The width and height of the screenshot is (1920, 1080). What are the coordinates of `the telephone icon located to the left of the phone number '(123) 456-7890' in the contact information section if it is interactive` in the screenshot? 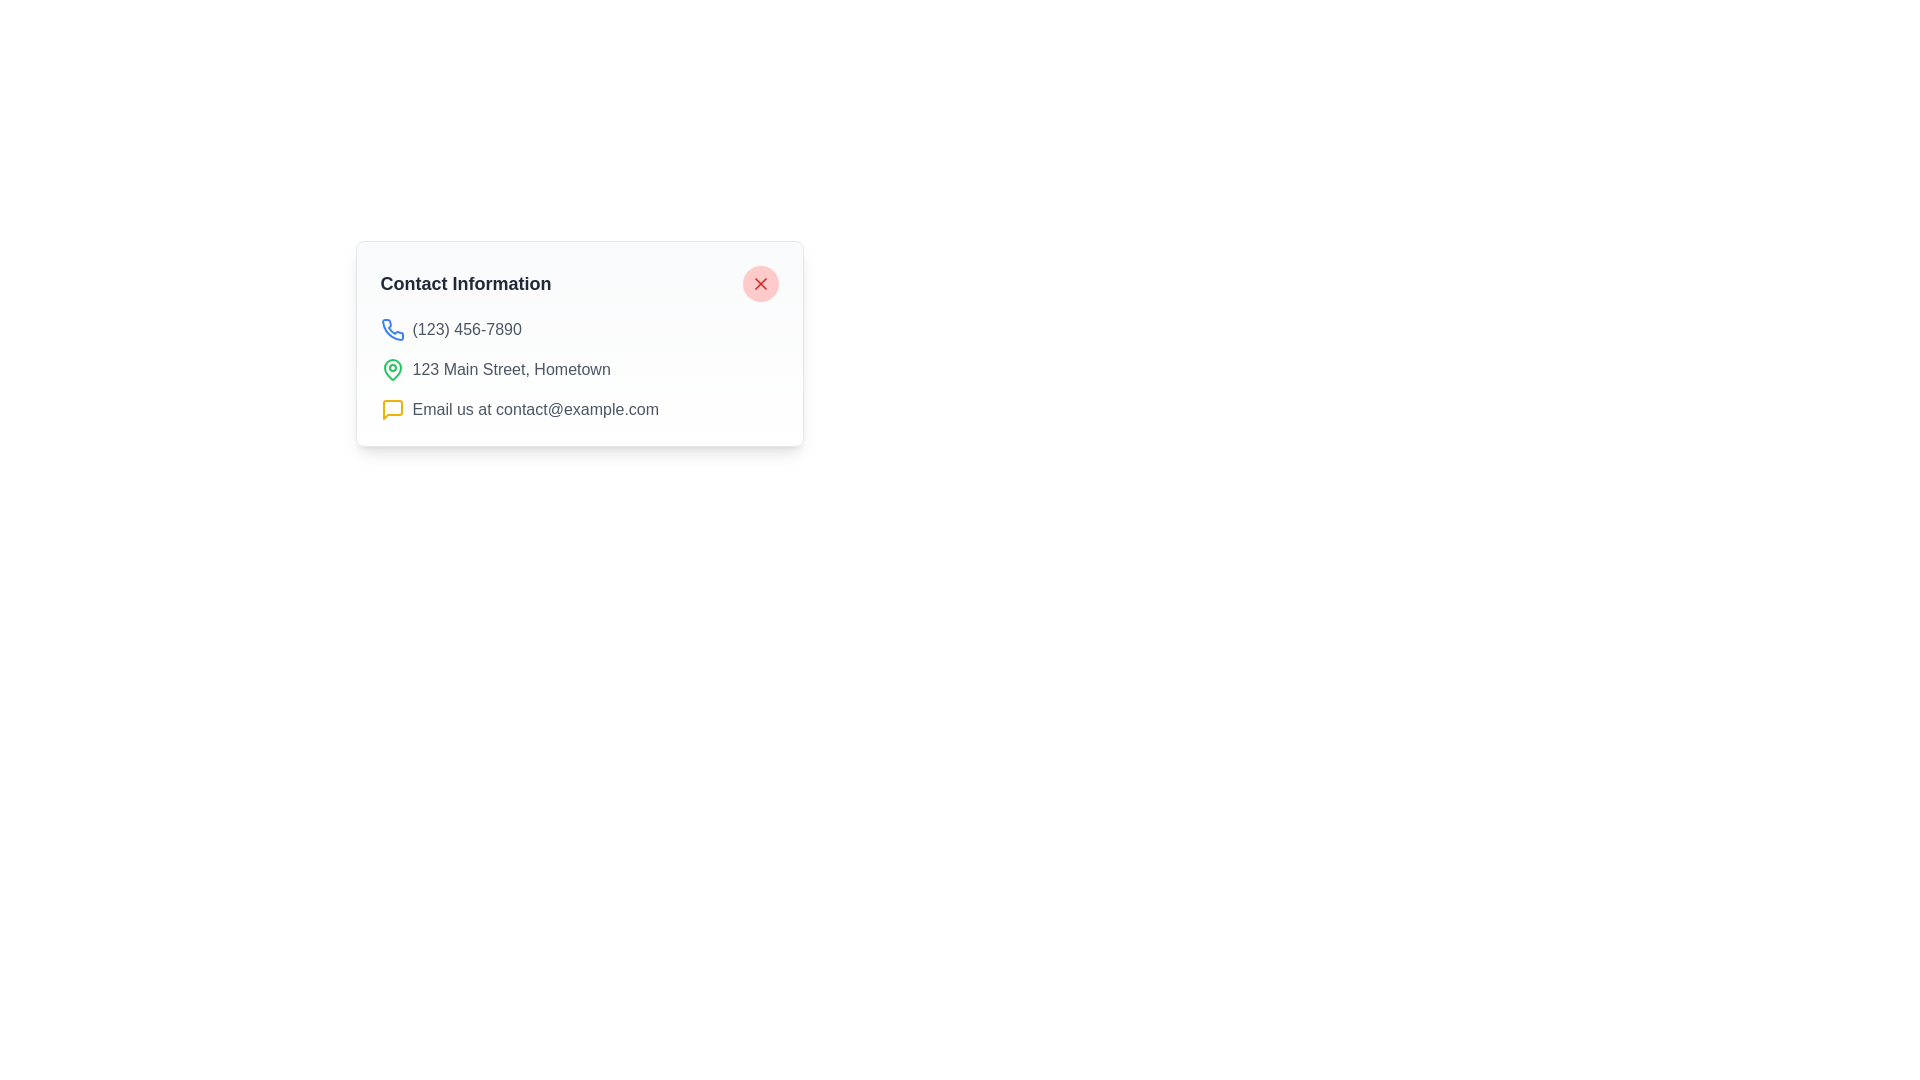 It's located at (392, 328).